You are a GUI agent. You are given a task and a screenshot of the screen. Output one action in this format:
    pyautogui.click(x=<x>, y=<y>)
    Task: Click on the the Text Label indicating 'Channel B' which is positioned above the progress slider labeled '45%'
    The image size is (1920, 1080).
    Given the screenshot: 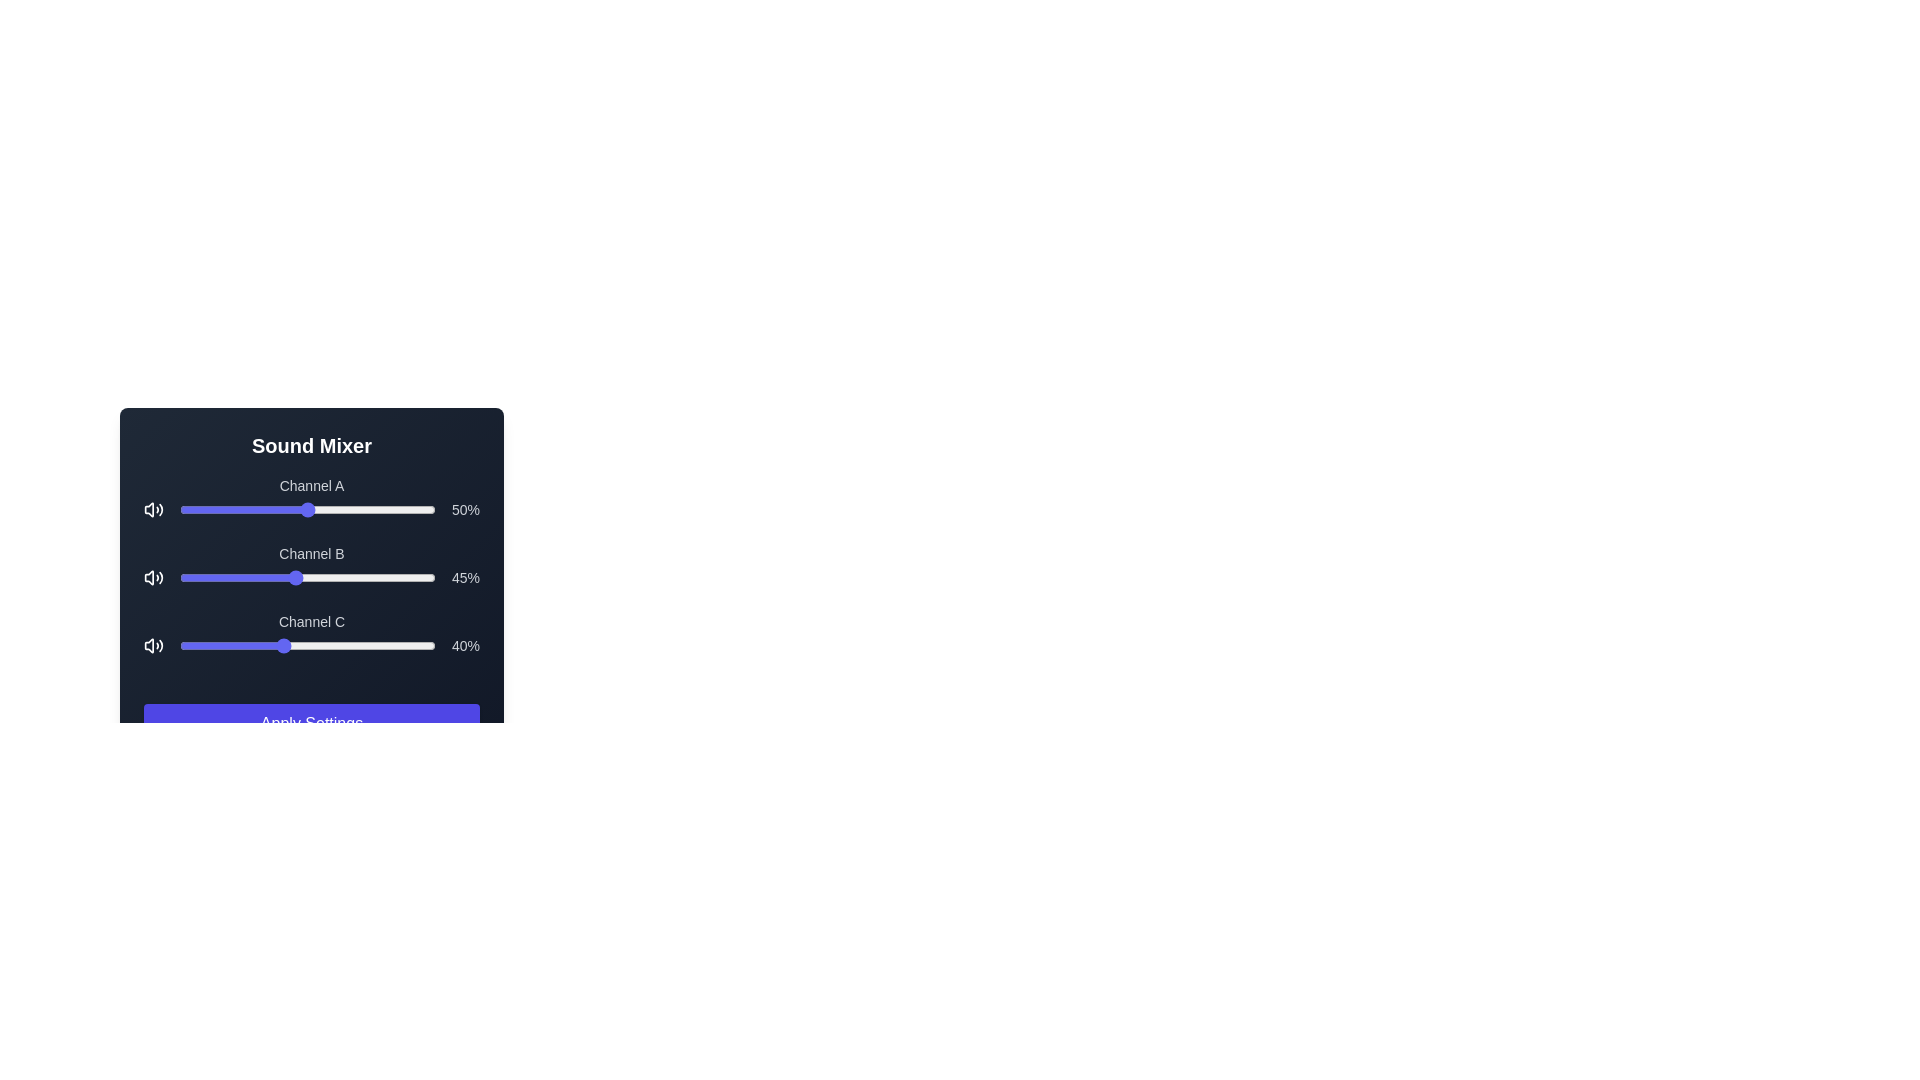 What is the action you would take?
    pyautogui.click(x=311, y=554)
    